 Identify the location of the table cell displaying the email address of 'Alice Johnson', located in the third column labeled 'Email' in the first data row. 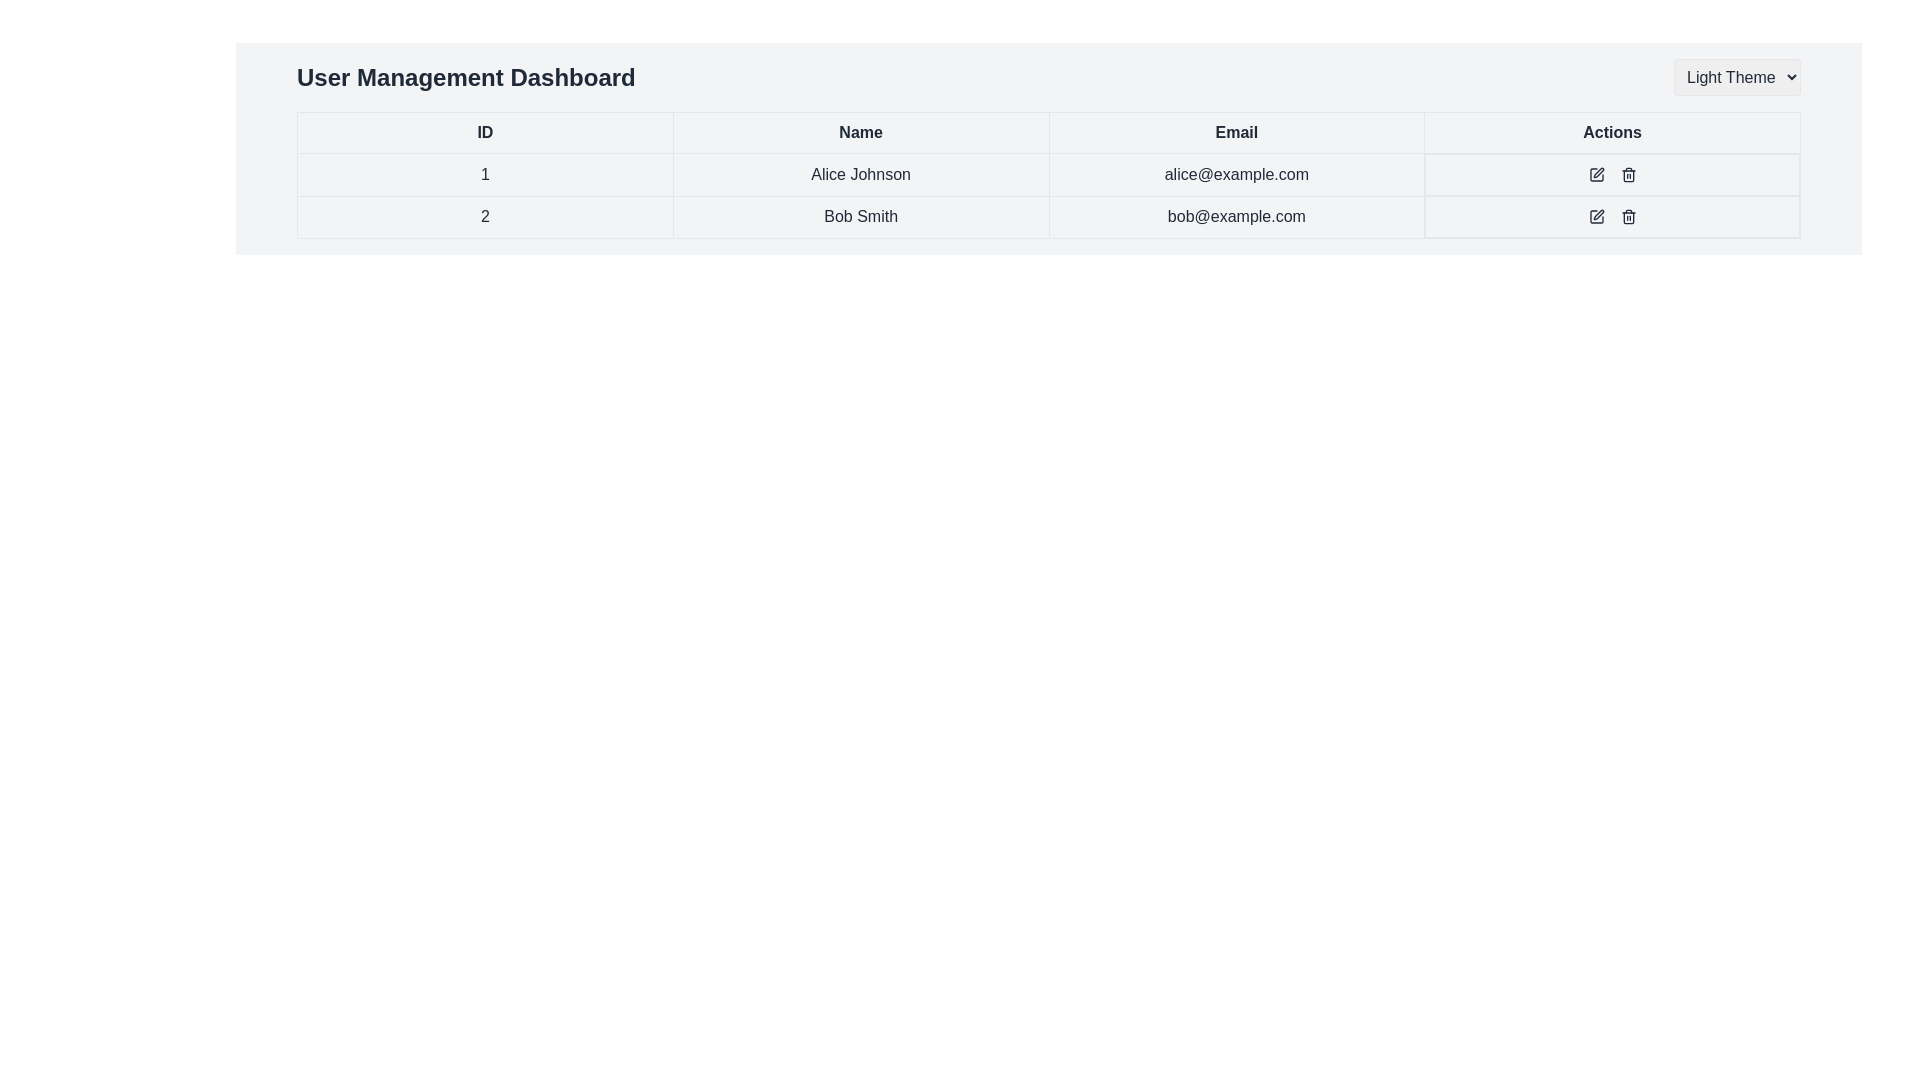
(1235, 173).